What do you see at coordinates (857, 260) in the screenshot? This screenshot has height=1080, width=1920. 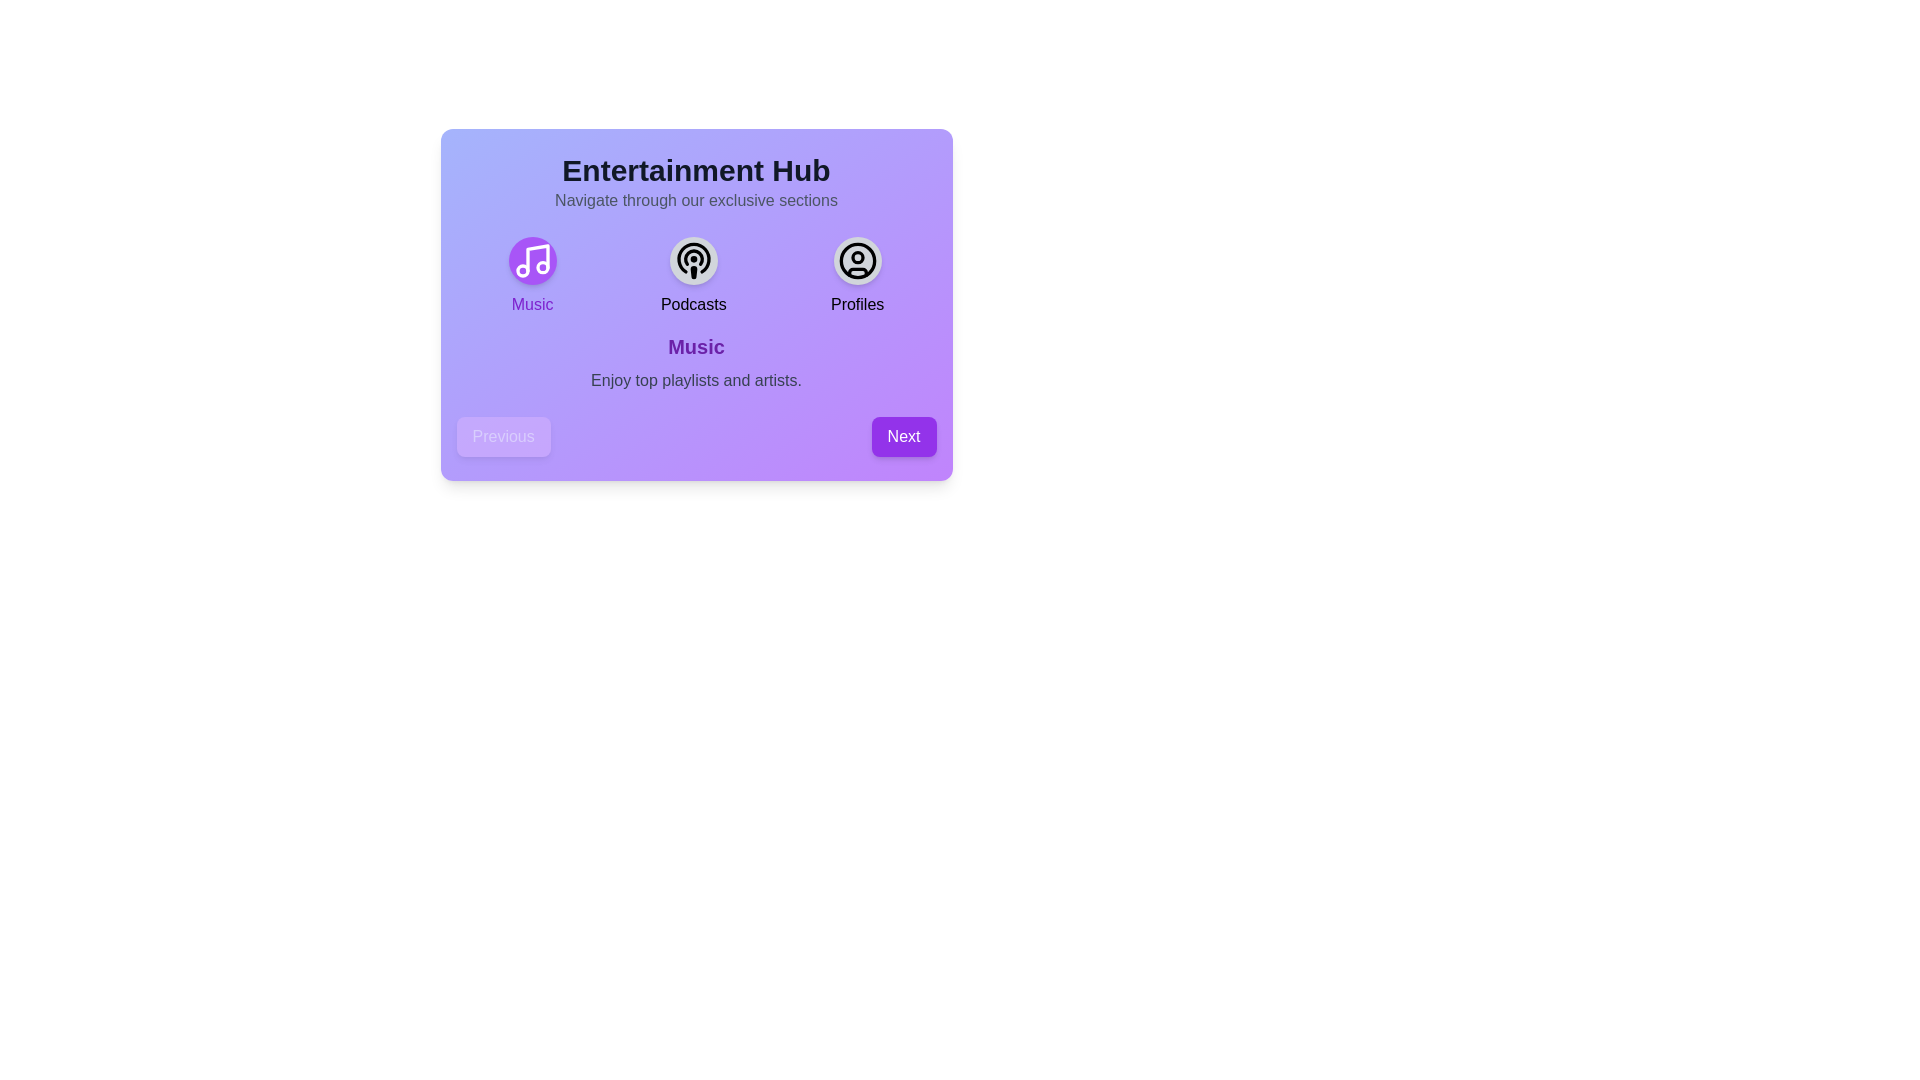 I see `the Profiles section by clicking its icon` at bounding box center [857, 260].